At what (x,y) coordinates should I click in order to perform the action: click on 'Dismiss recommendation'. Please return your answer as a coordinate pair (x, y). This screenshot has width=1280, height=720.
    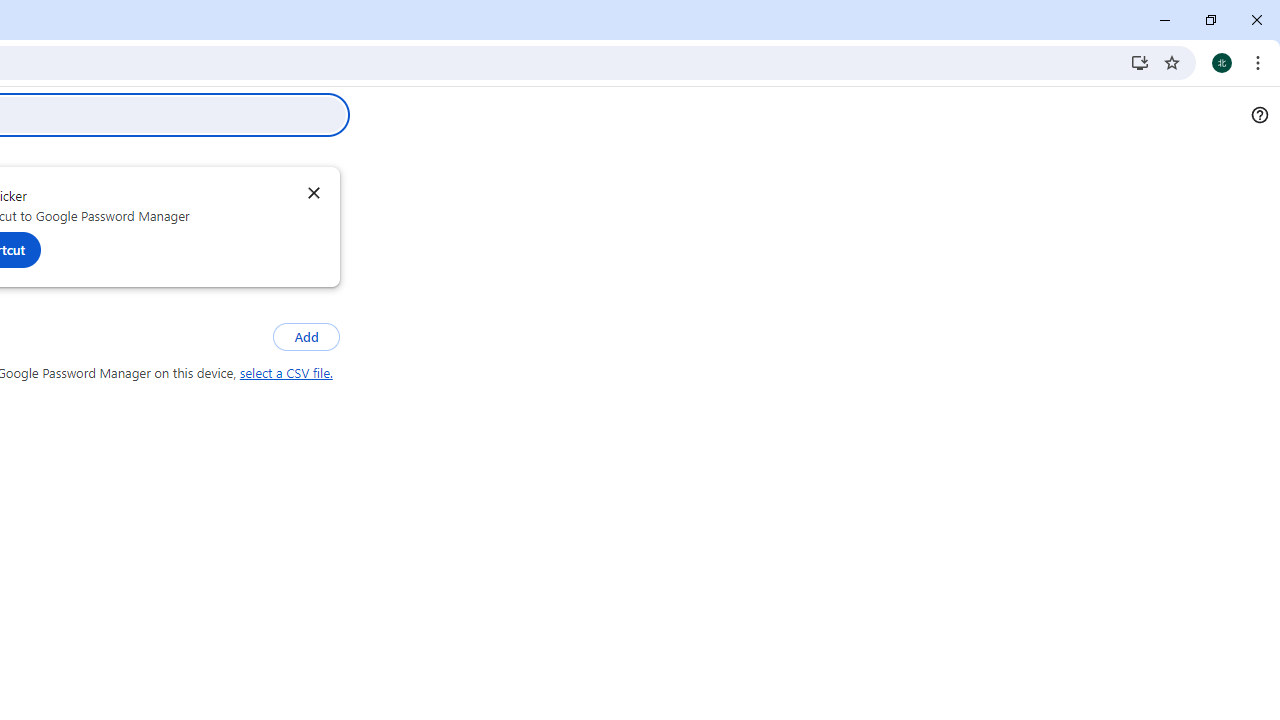
    Looking at the image, I should click on (312, 192).